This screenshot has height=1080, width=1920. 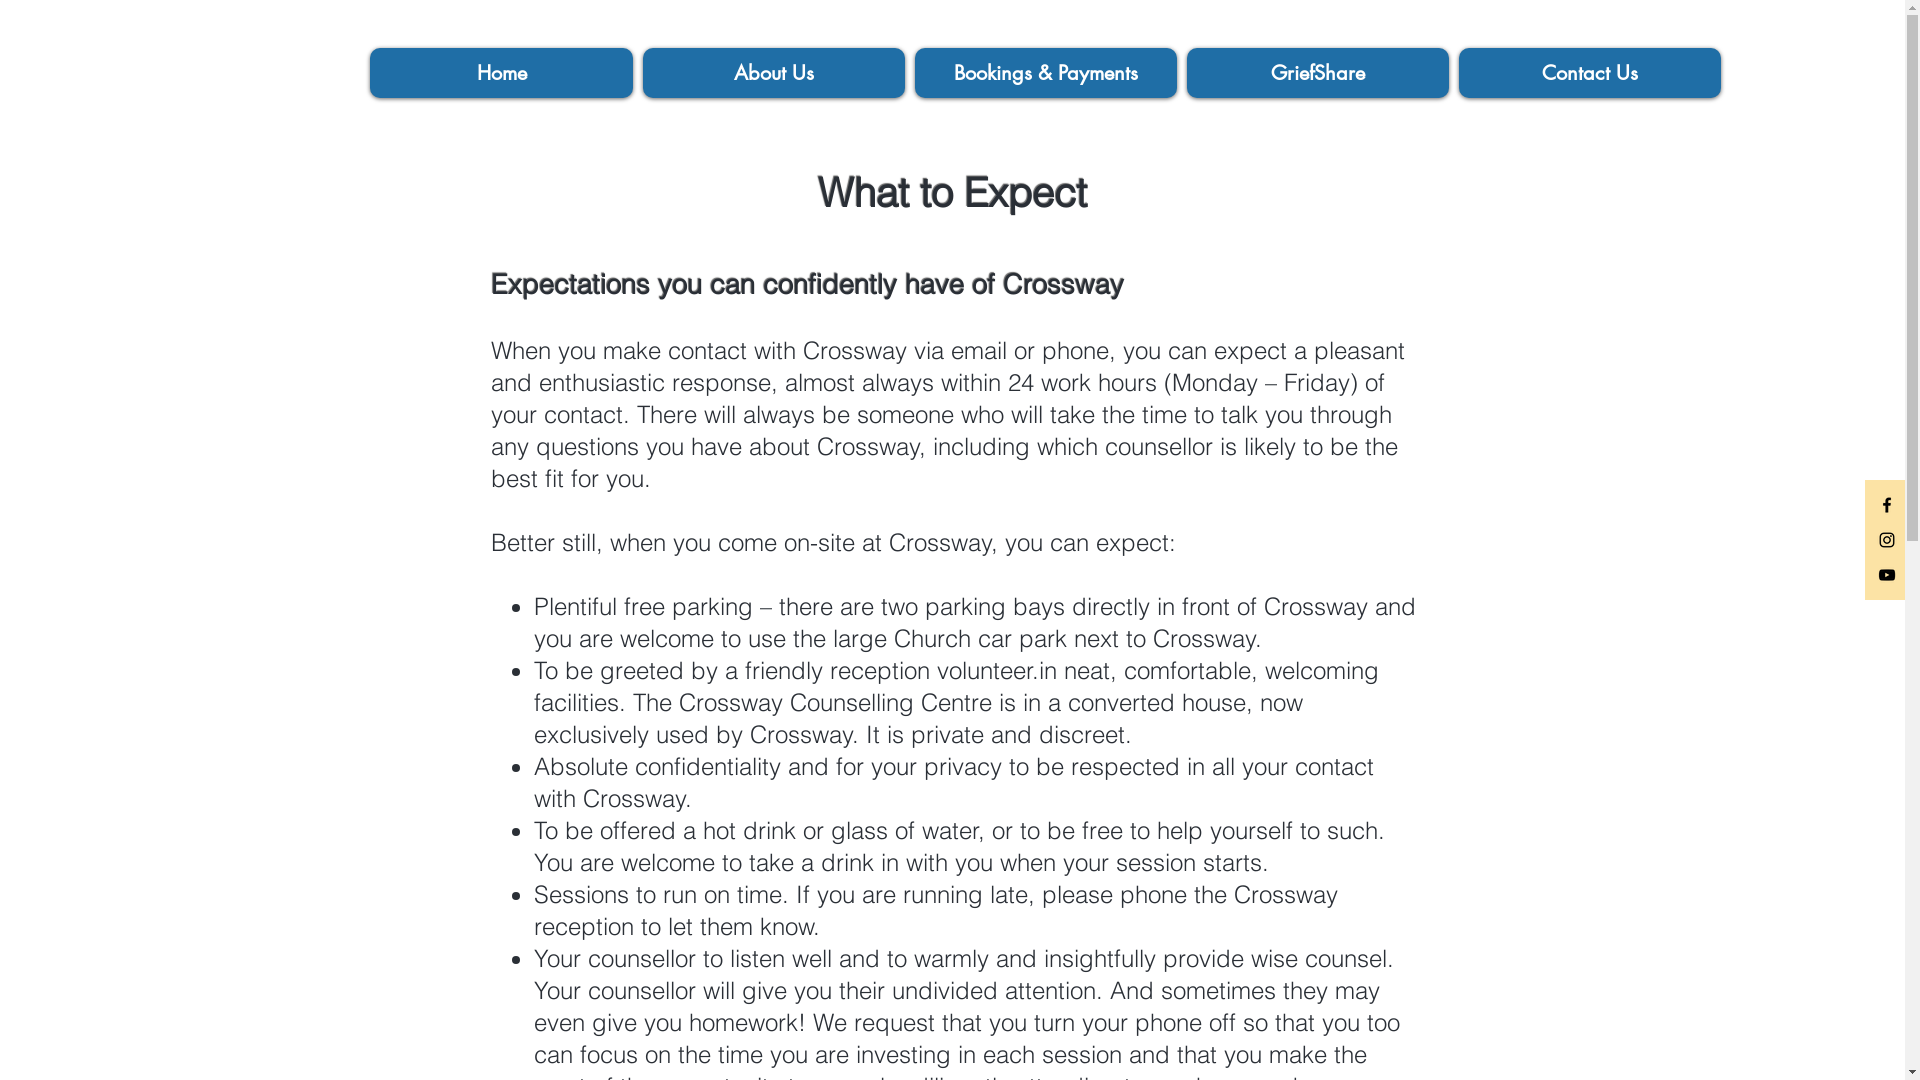 I want to click on 'About Us', so click(x=772, y=72).